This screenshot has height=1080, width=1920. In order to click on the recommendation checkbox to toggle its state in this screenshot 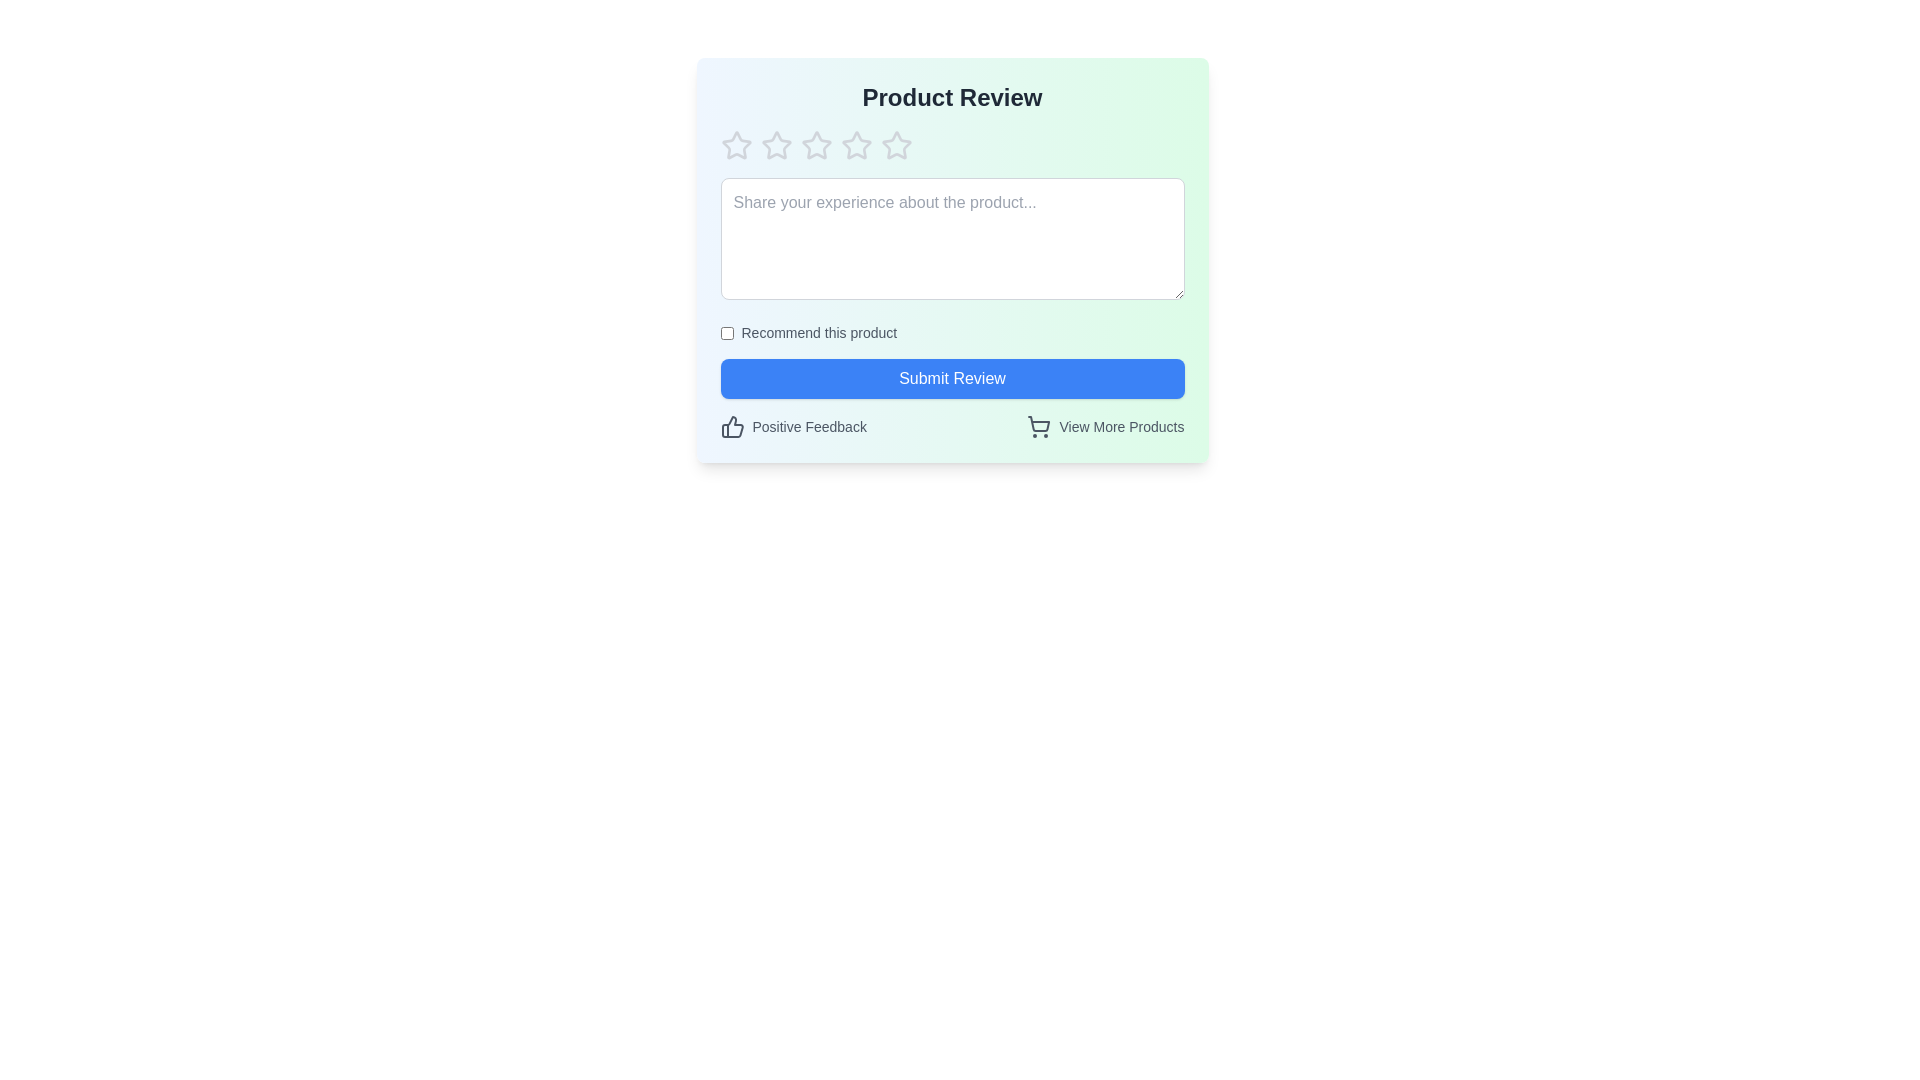, I will do `click(725, 331)`.